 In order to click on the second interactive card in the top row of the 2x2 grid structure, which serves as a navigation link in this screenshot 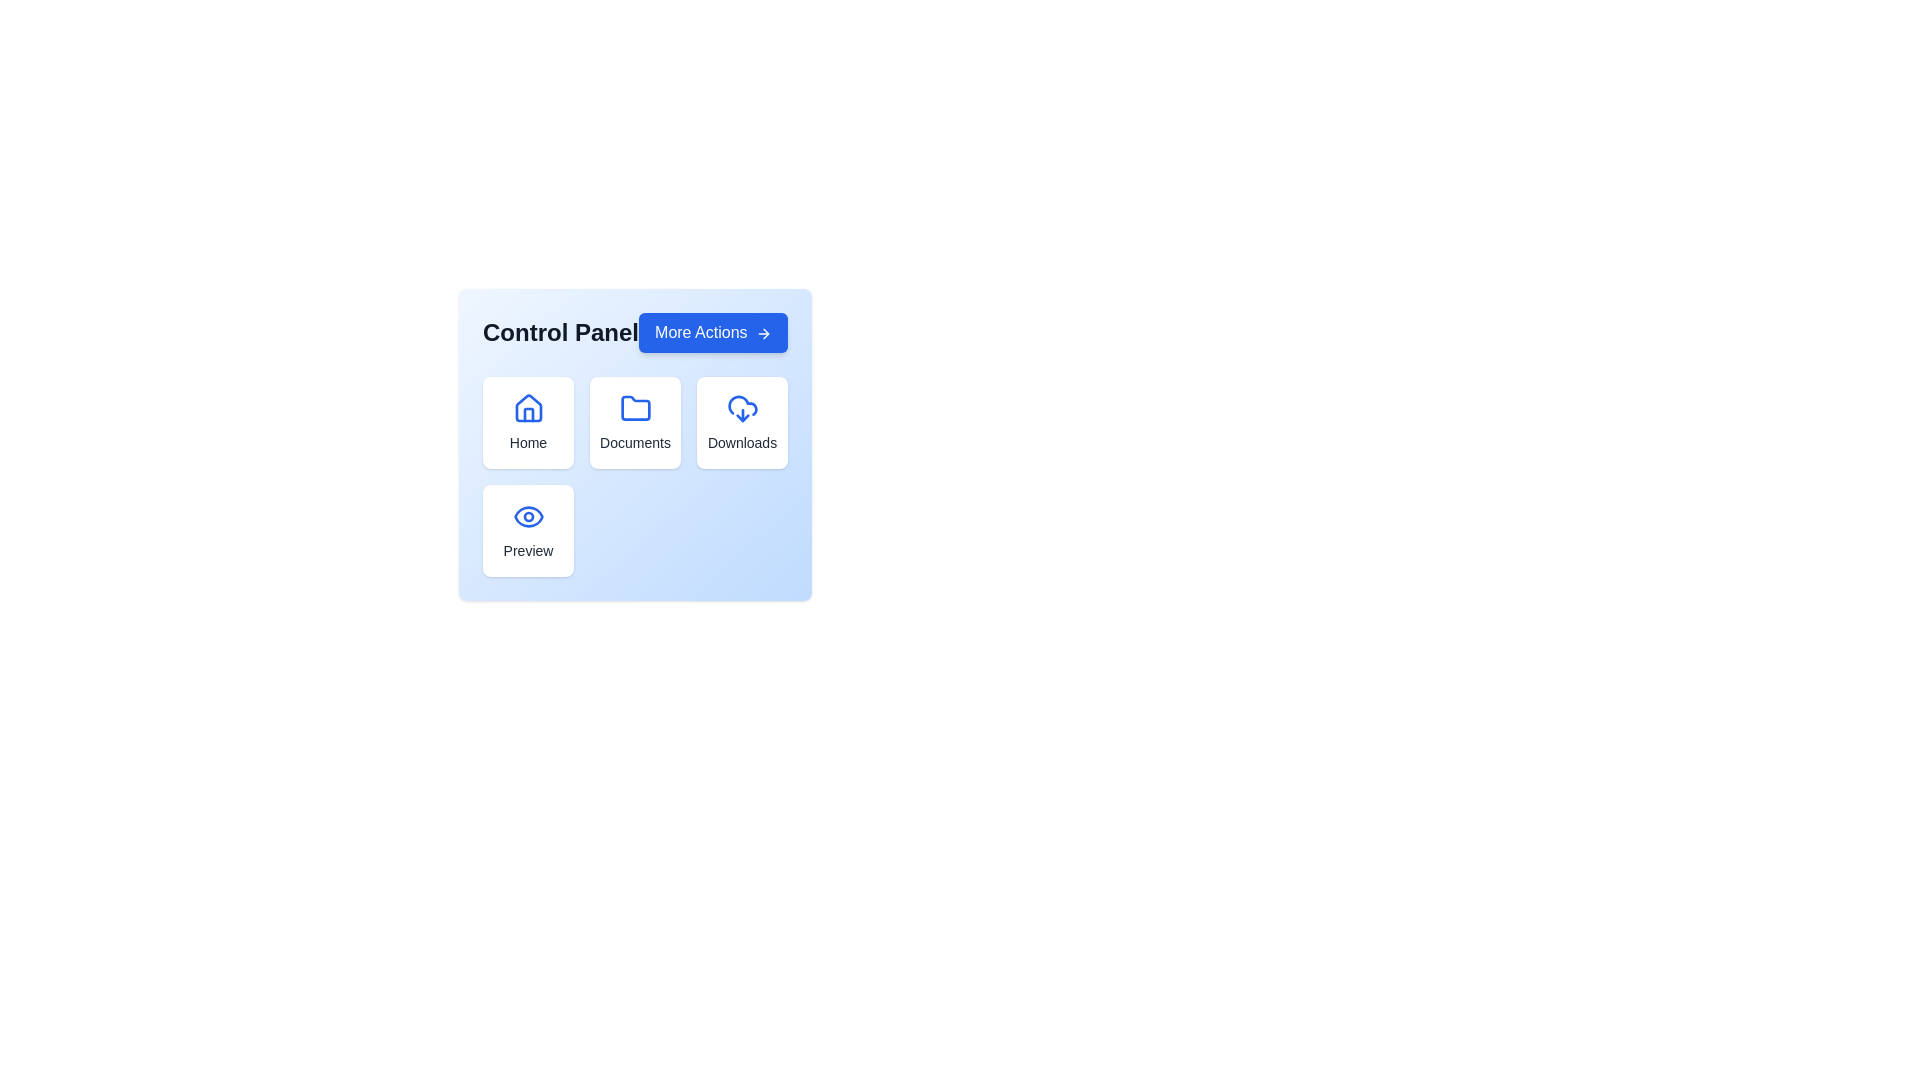, I will do `click(634, 443)`.